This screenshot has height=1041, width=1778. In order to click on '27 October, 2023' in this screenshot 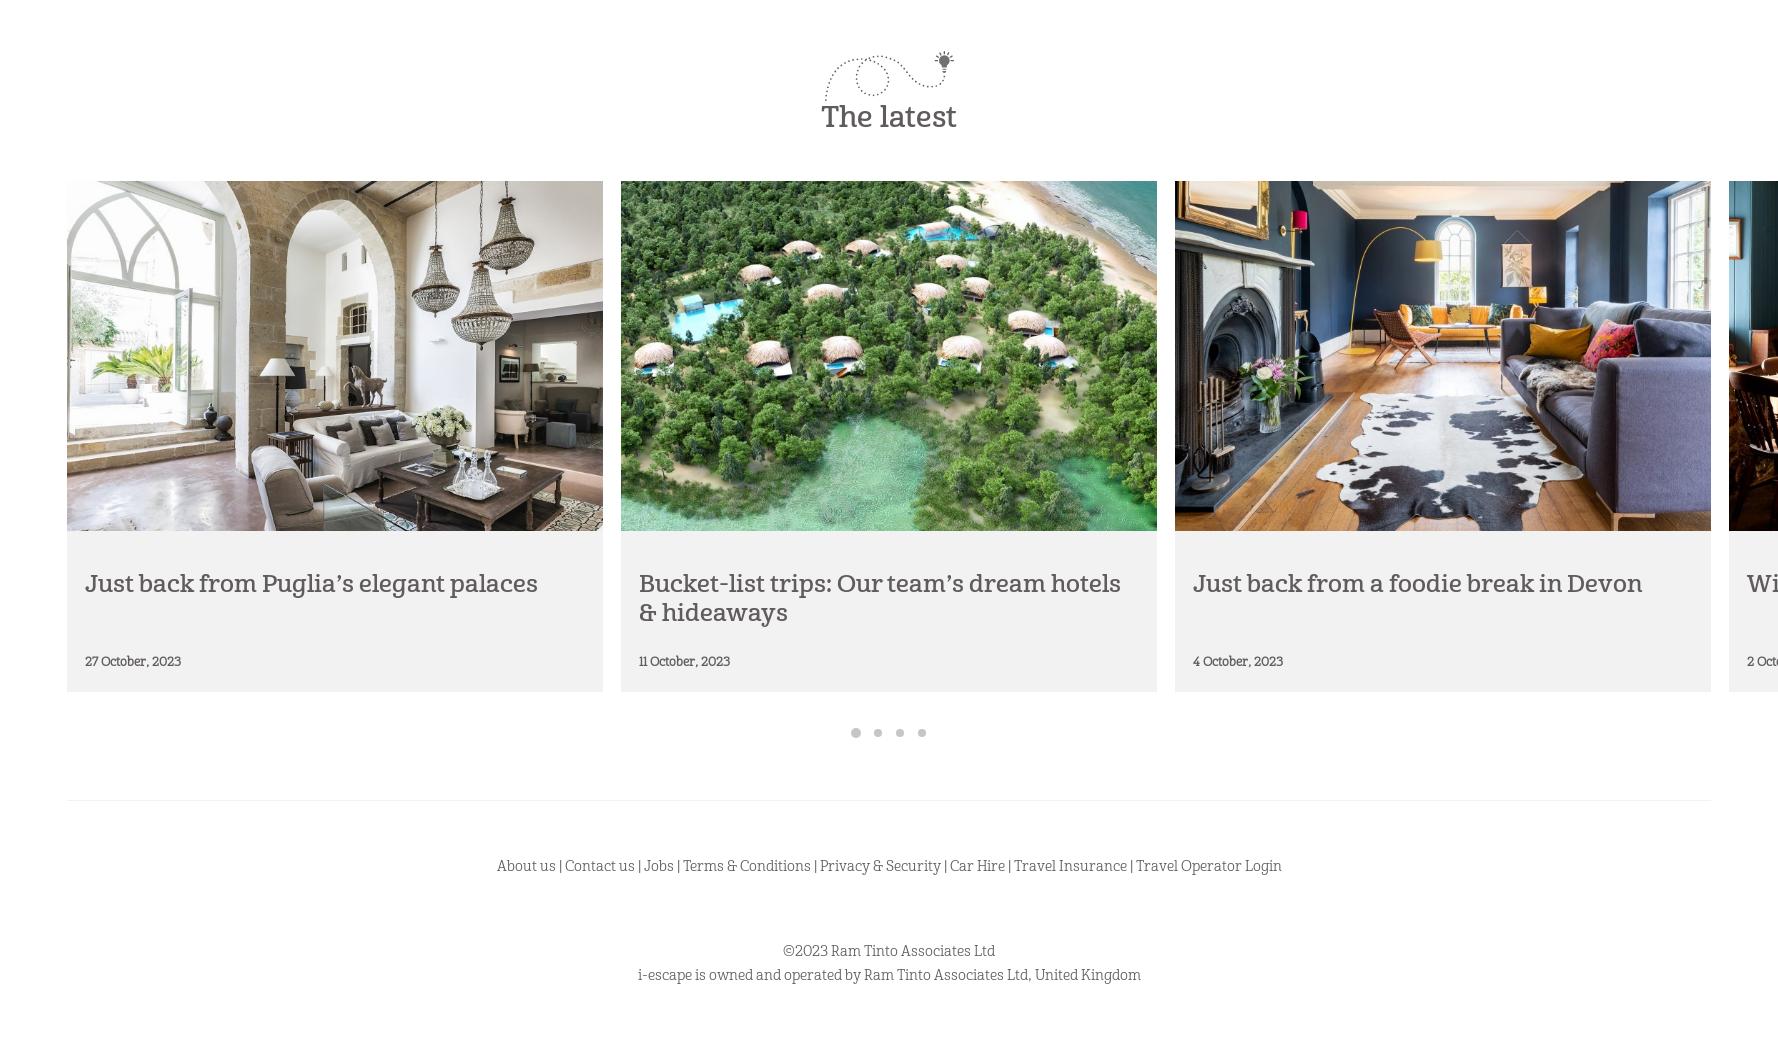, I will do `click(132, 660)`.